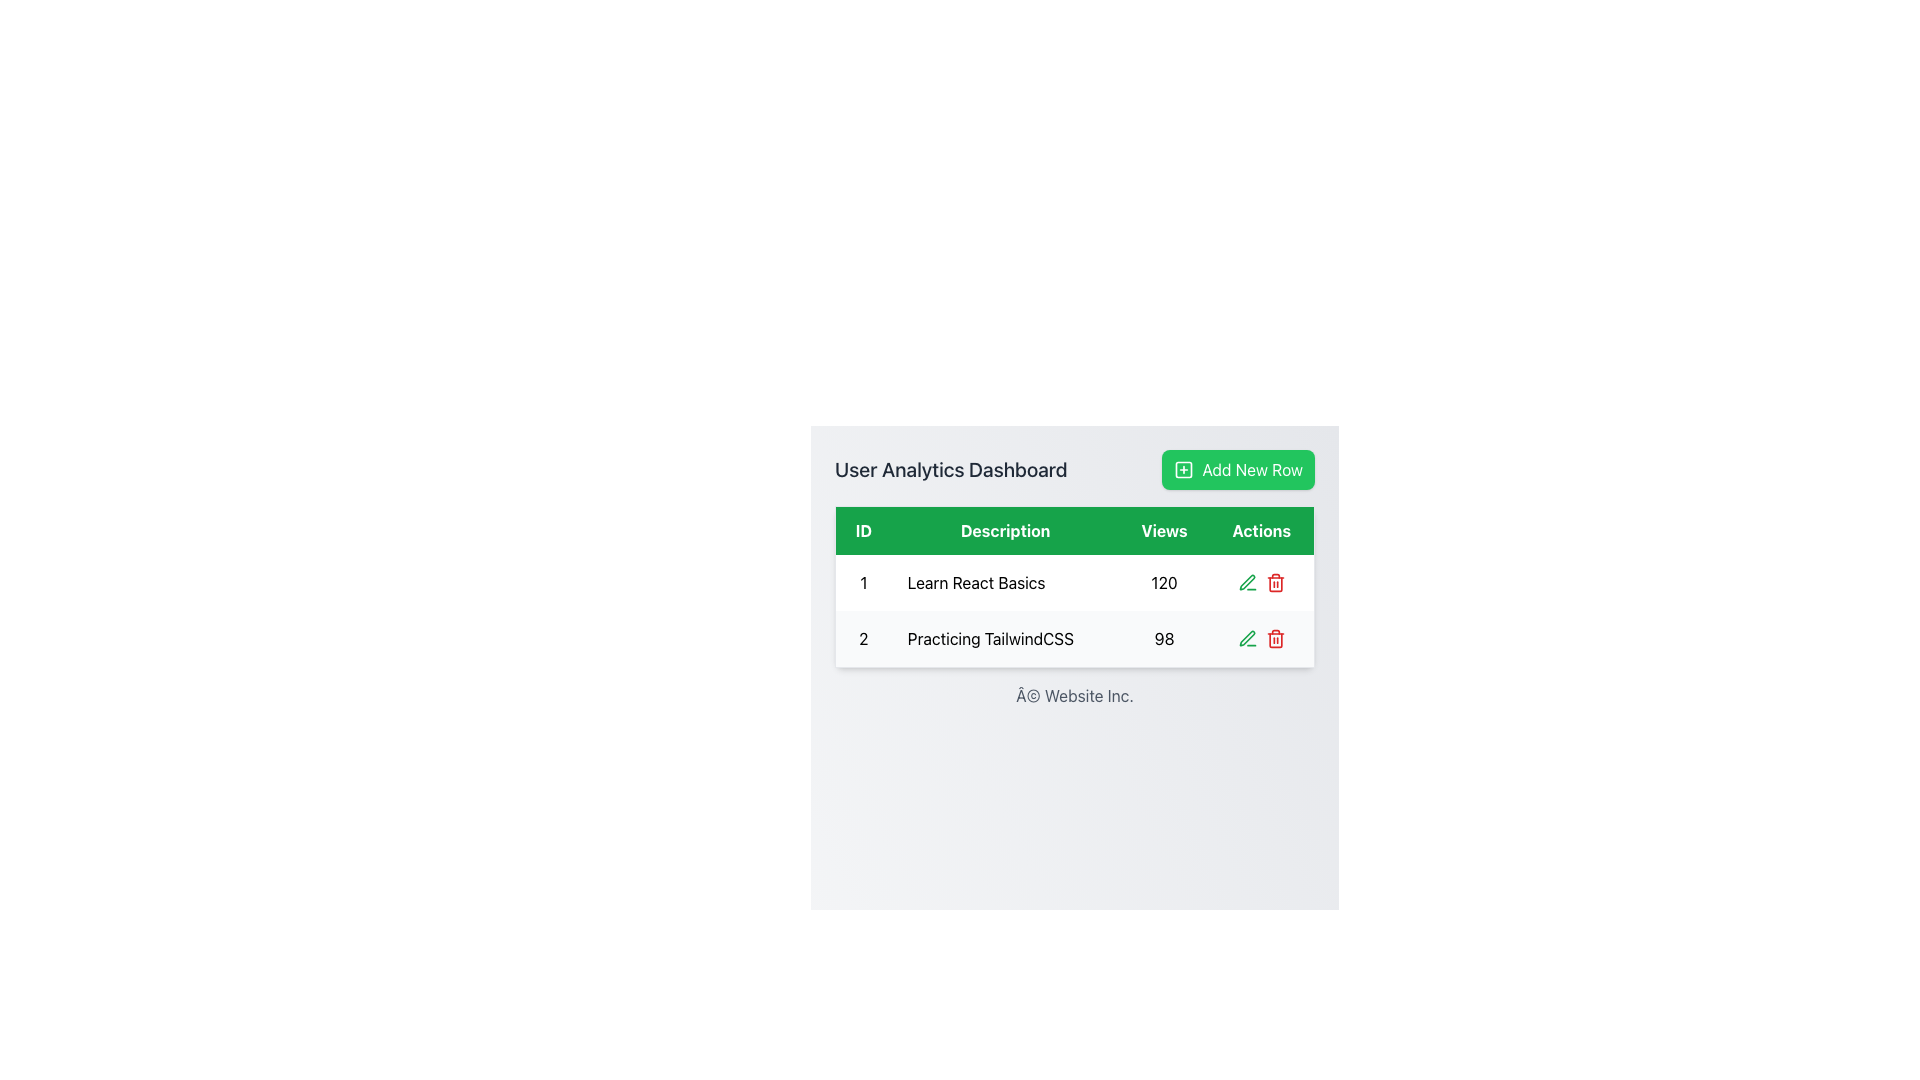 This screenshot has width=1920, height=1080. Describe the element at coordinates (1005, 639) in the screenshot. I see `the descriptive text element located in the second row of the 'Description' column of the table` at that location.